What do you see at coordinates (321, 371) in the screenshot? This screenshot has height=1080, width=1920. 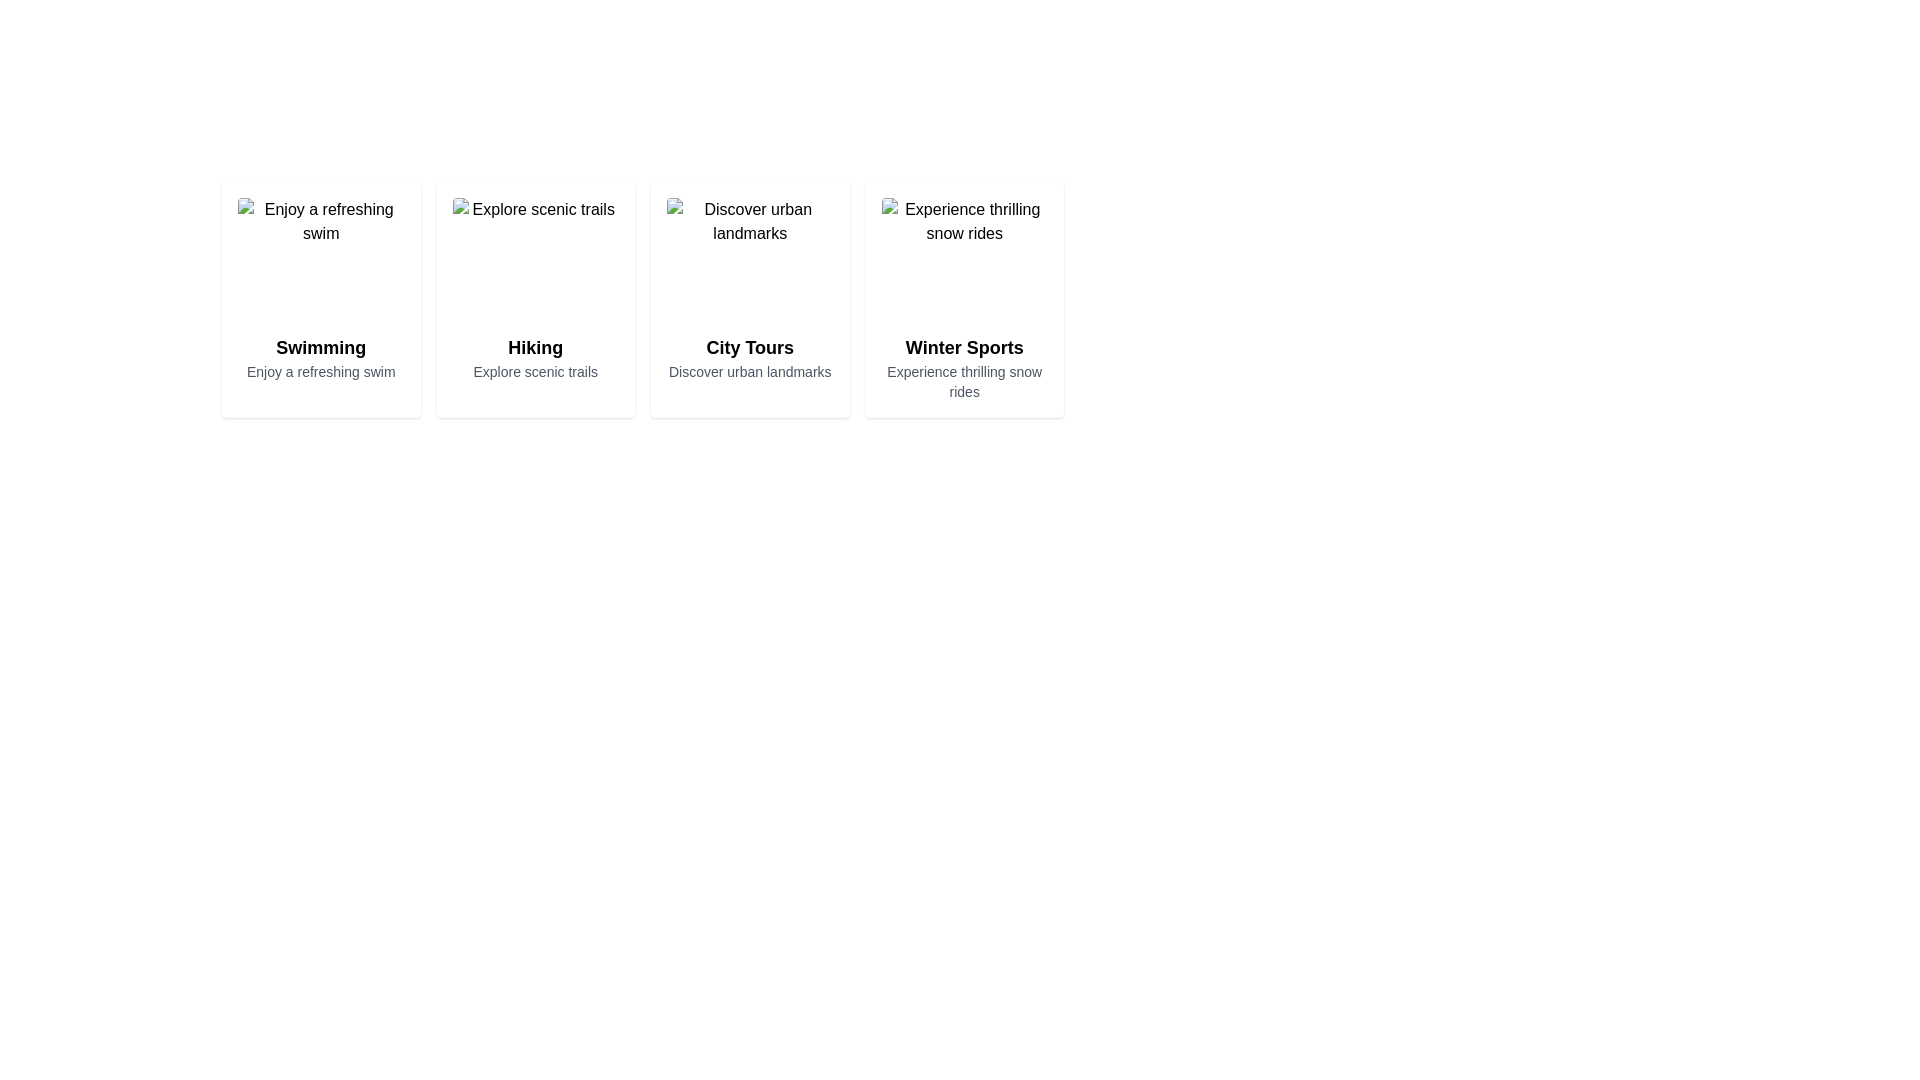 I see `the descriptive text below the title 'Swimming' in the card to potentially reveal additional UI options` at bounding box center [321, 371].